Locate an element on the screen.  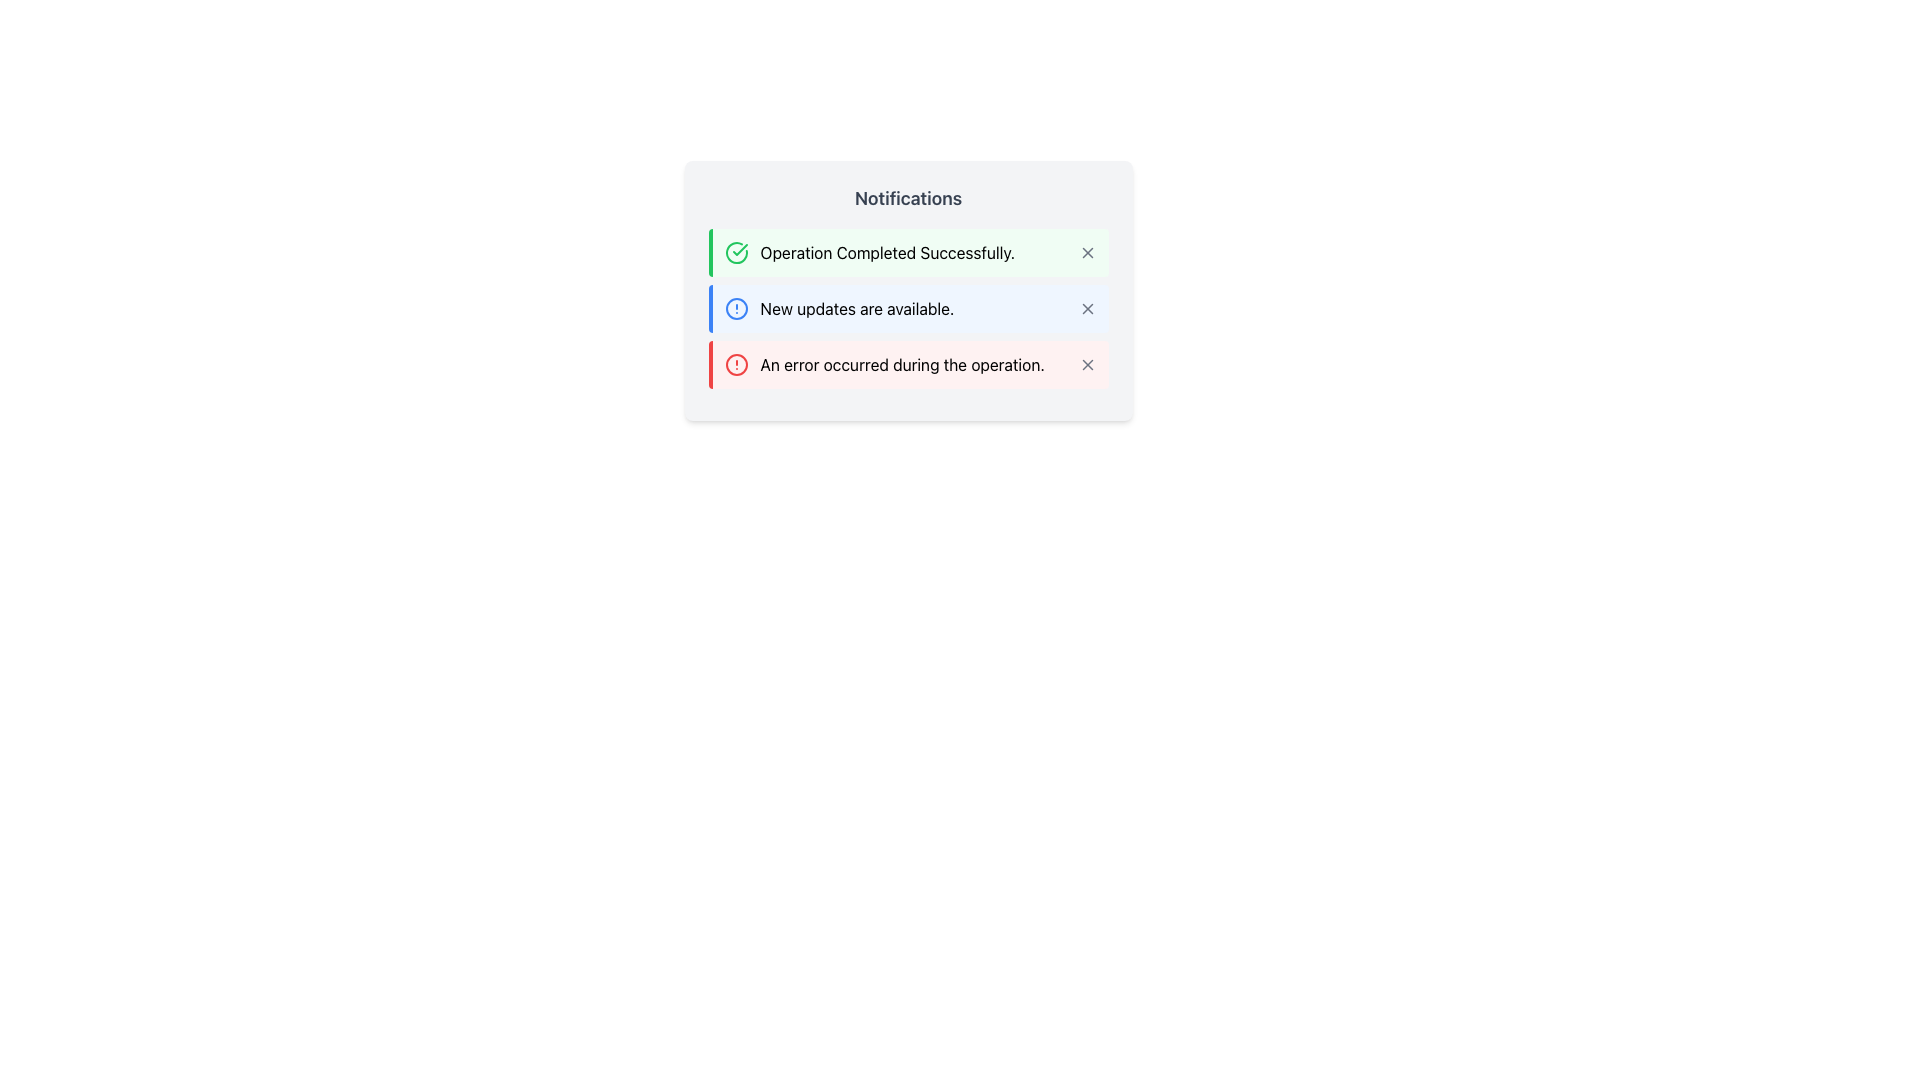
the notification toast that indicates 'Operation Completed Successfully.' is located at coordinates (907, 252).